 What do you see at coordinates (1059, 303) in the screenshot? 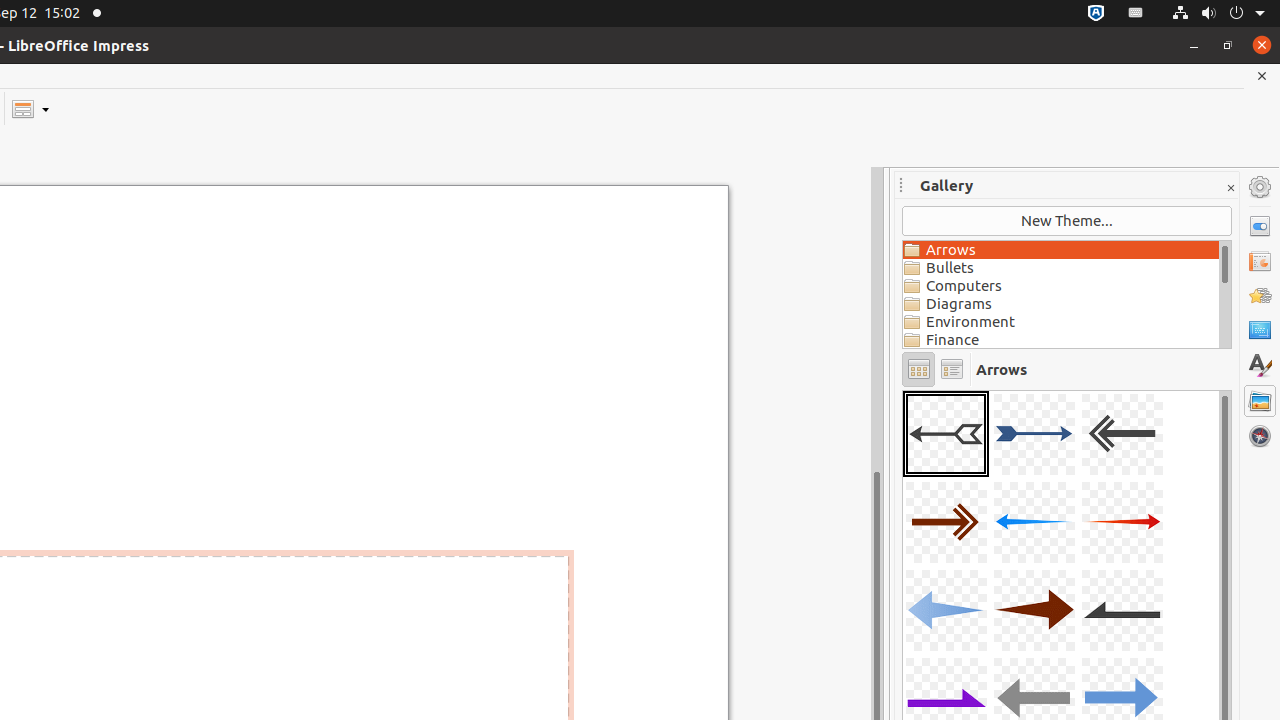
I see `'Diagrams'` at bounding box center [1059, 303].